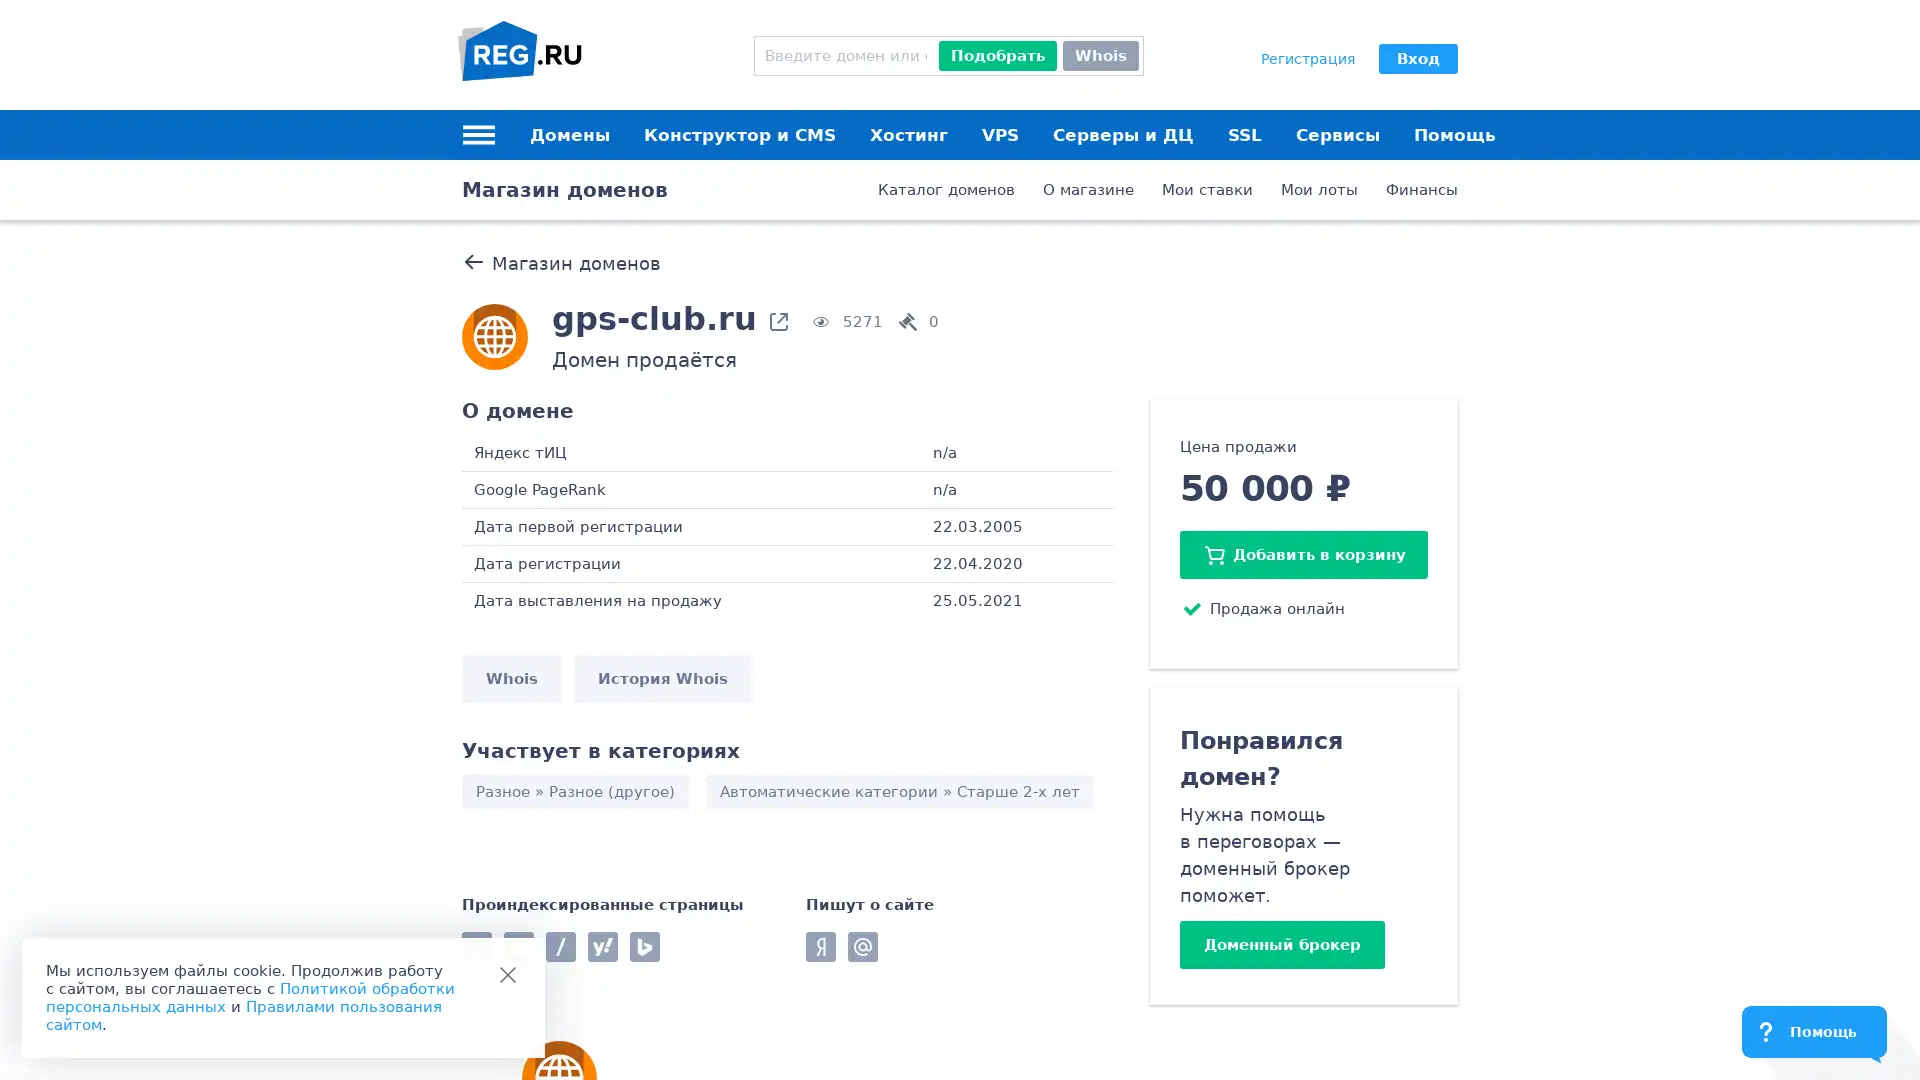 Image resolution: width=1920 pixels, height=1080 pixels. What do you see at coordinates (1099, 55) in the screenshot?
I see `Whois` at bounding box center [1099, 55].